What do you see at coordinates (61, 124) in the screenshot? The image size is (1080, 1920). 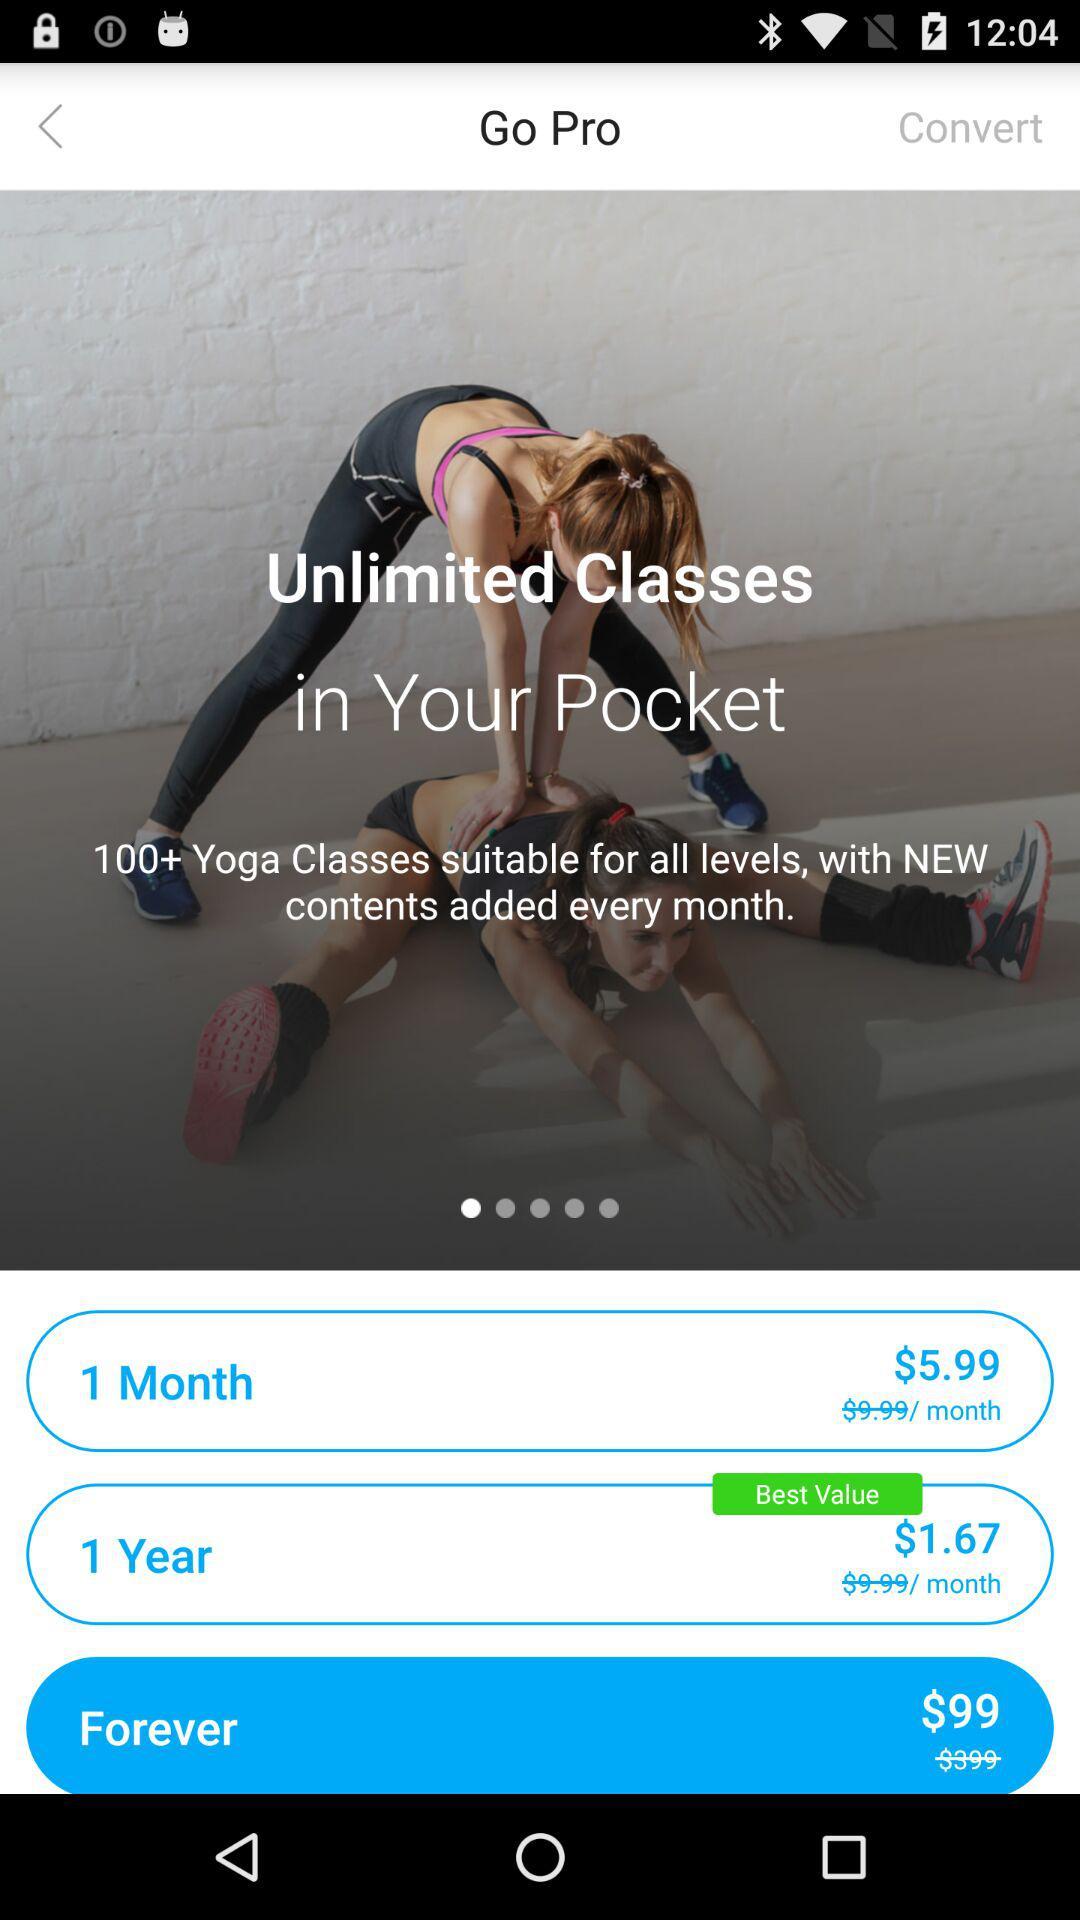 I see `item at the top left corner` at bounding box center [61, 124].